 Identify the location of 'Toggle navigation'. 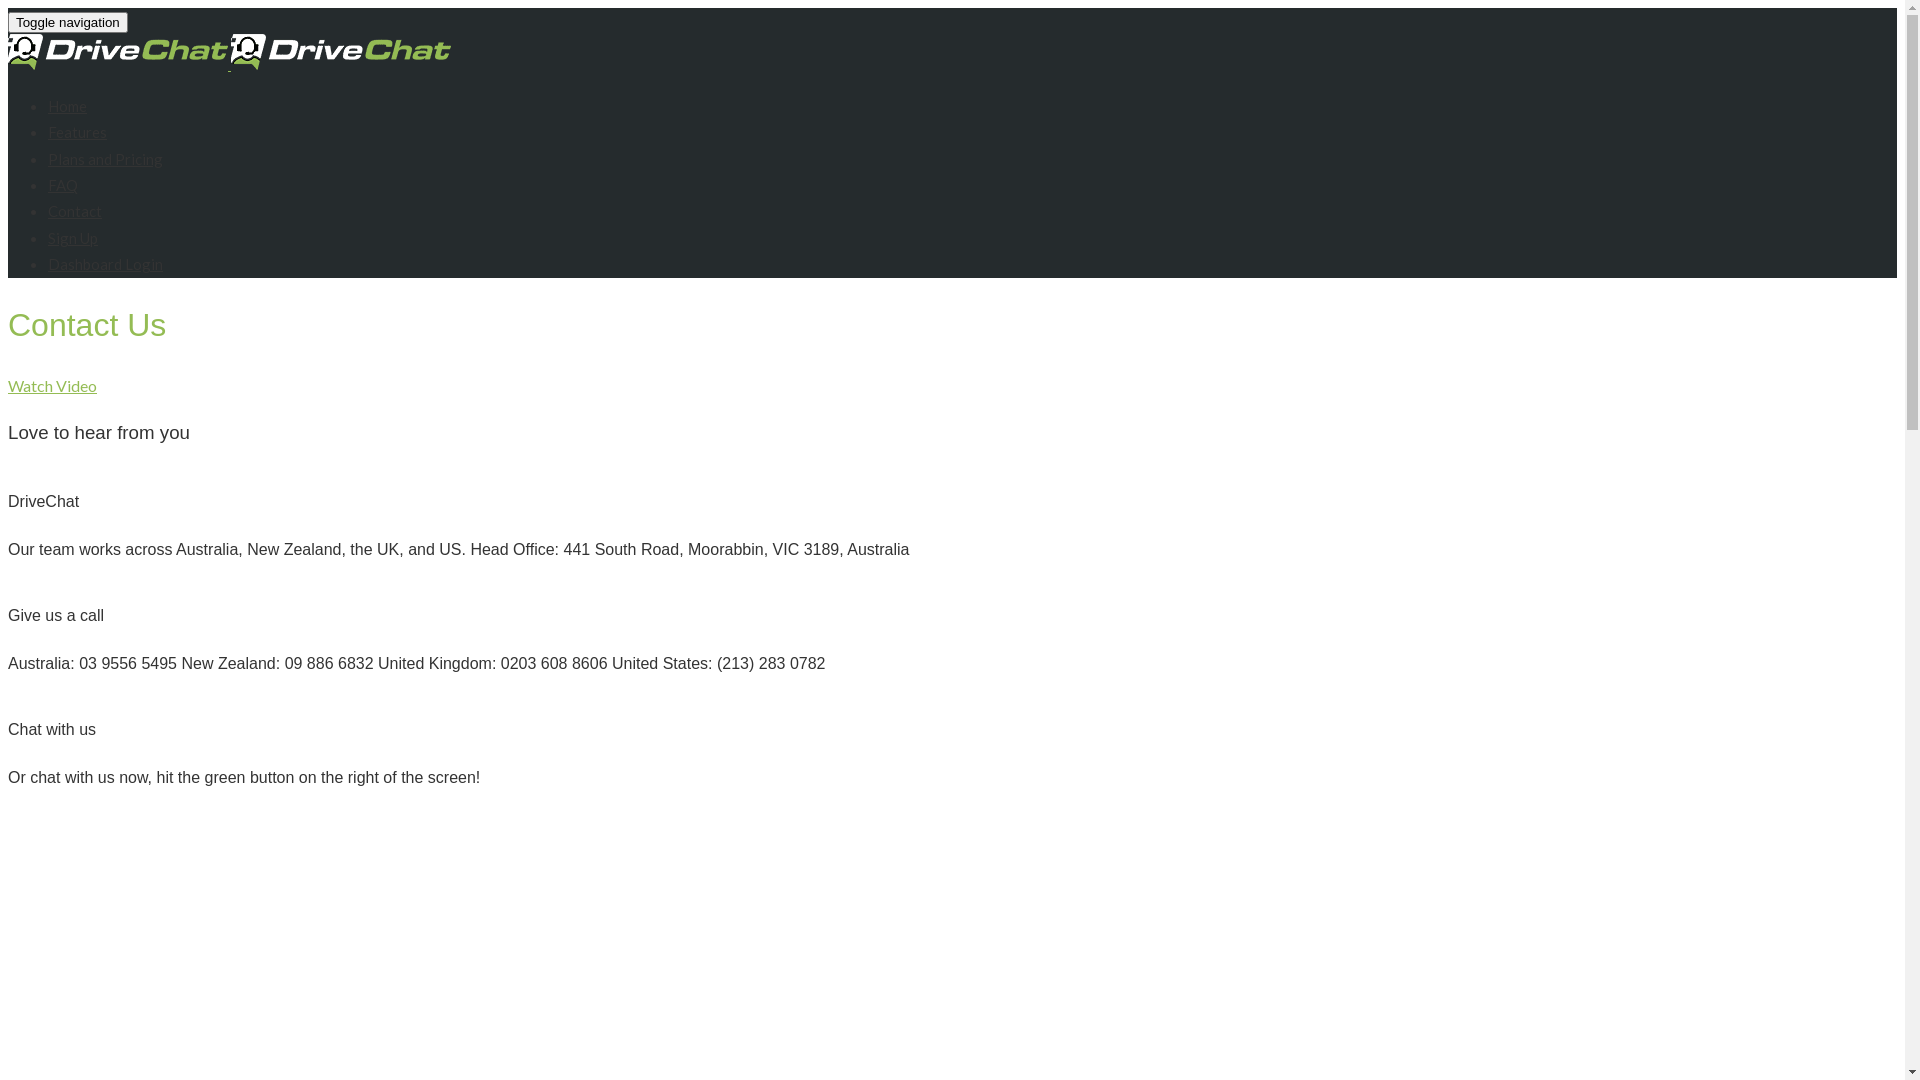
(67, 22).